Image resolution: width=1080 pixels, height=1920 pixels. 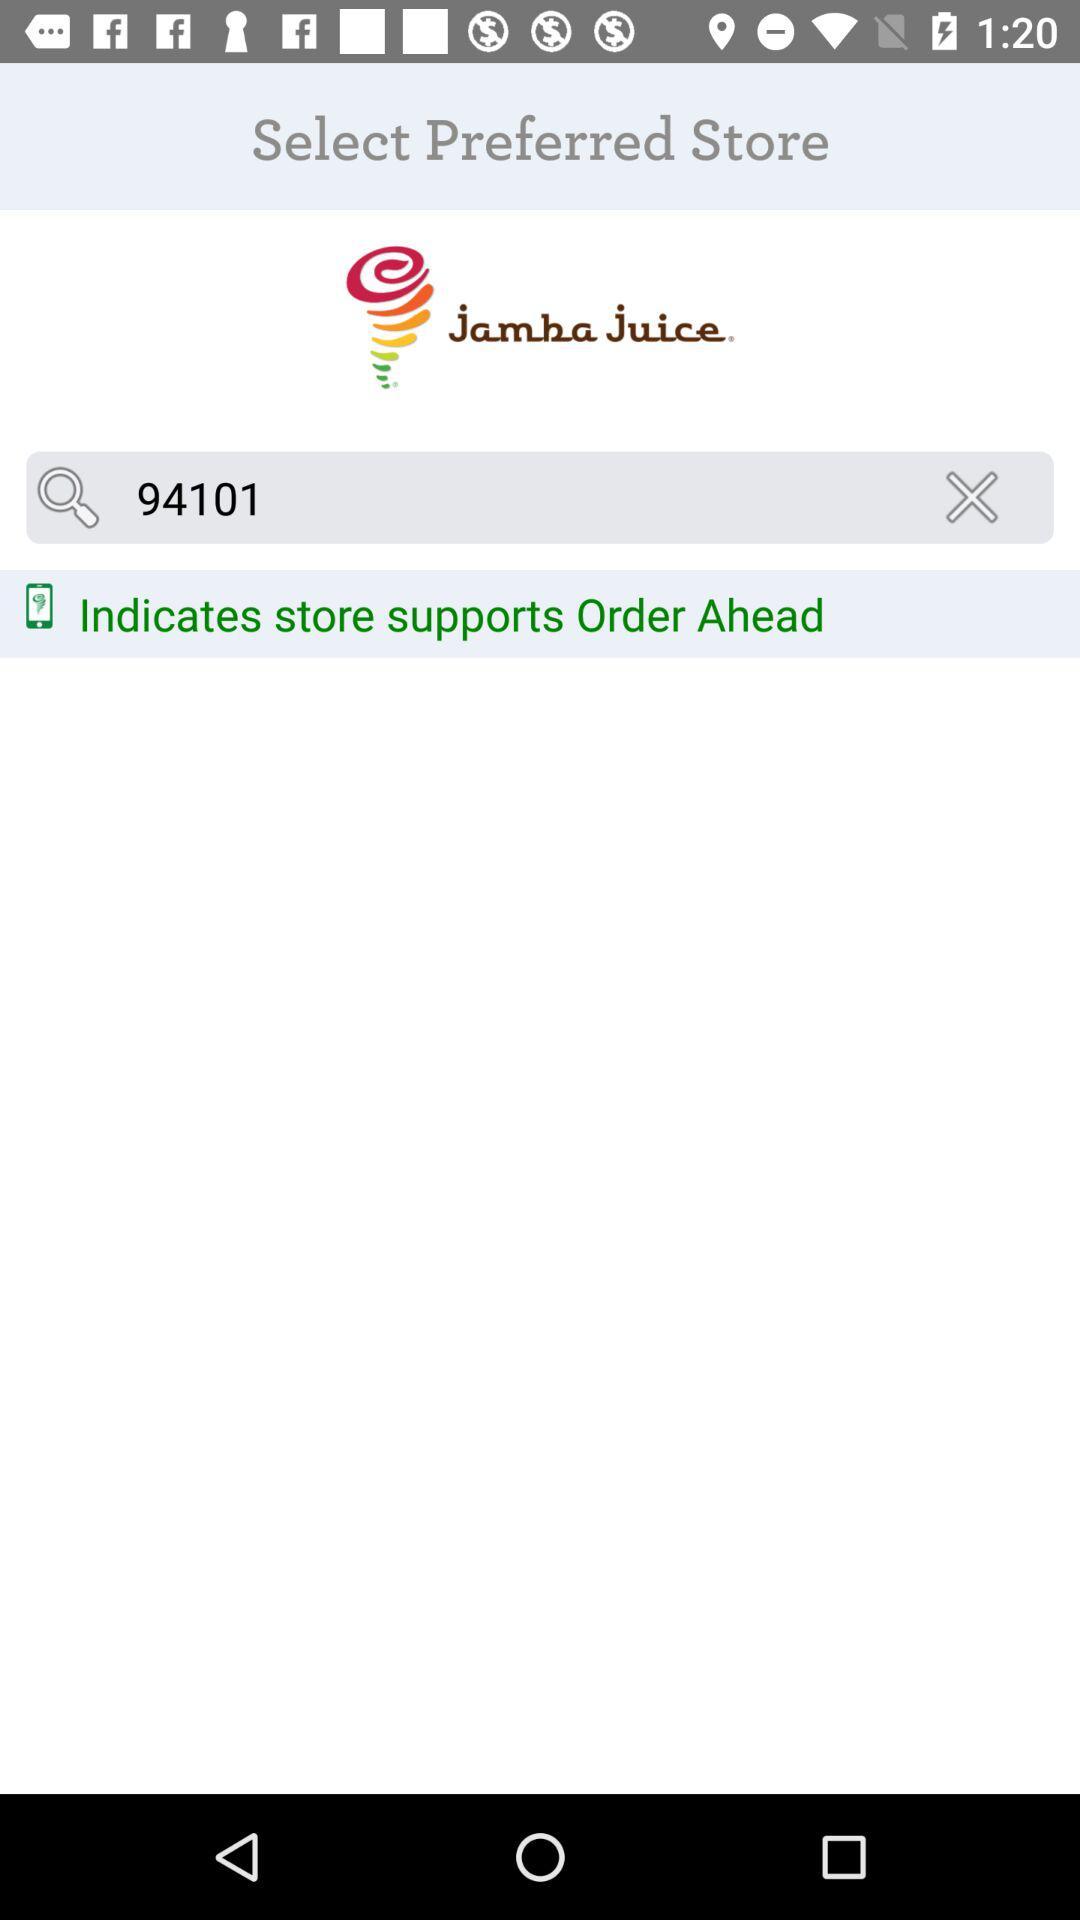 What do you see at coordinates (538, 316) in the screenshot?
I see `the element you want to pick` at bounding box center [538, 316].